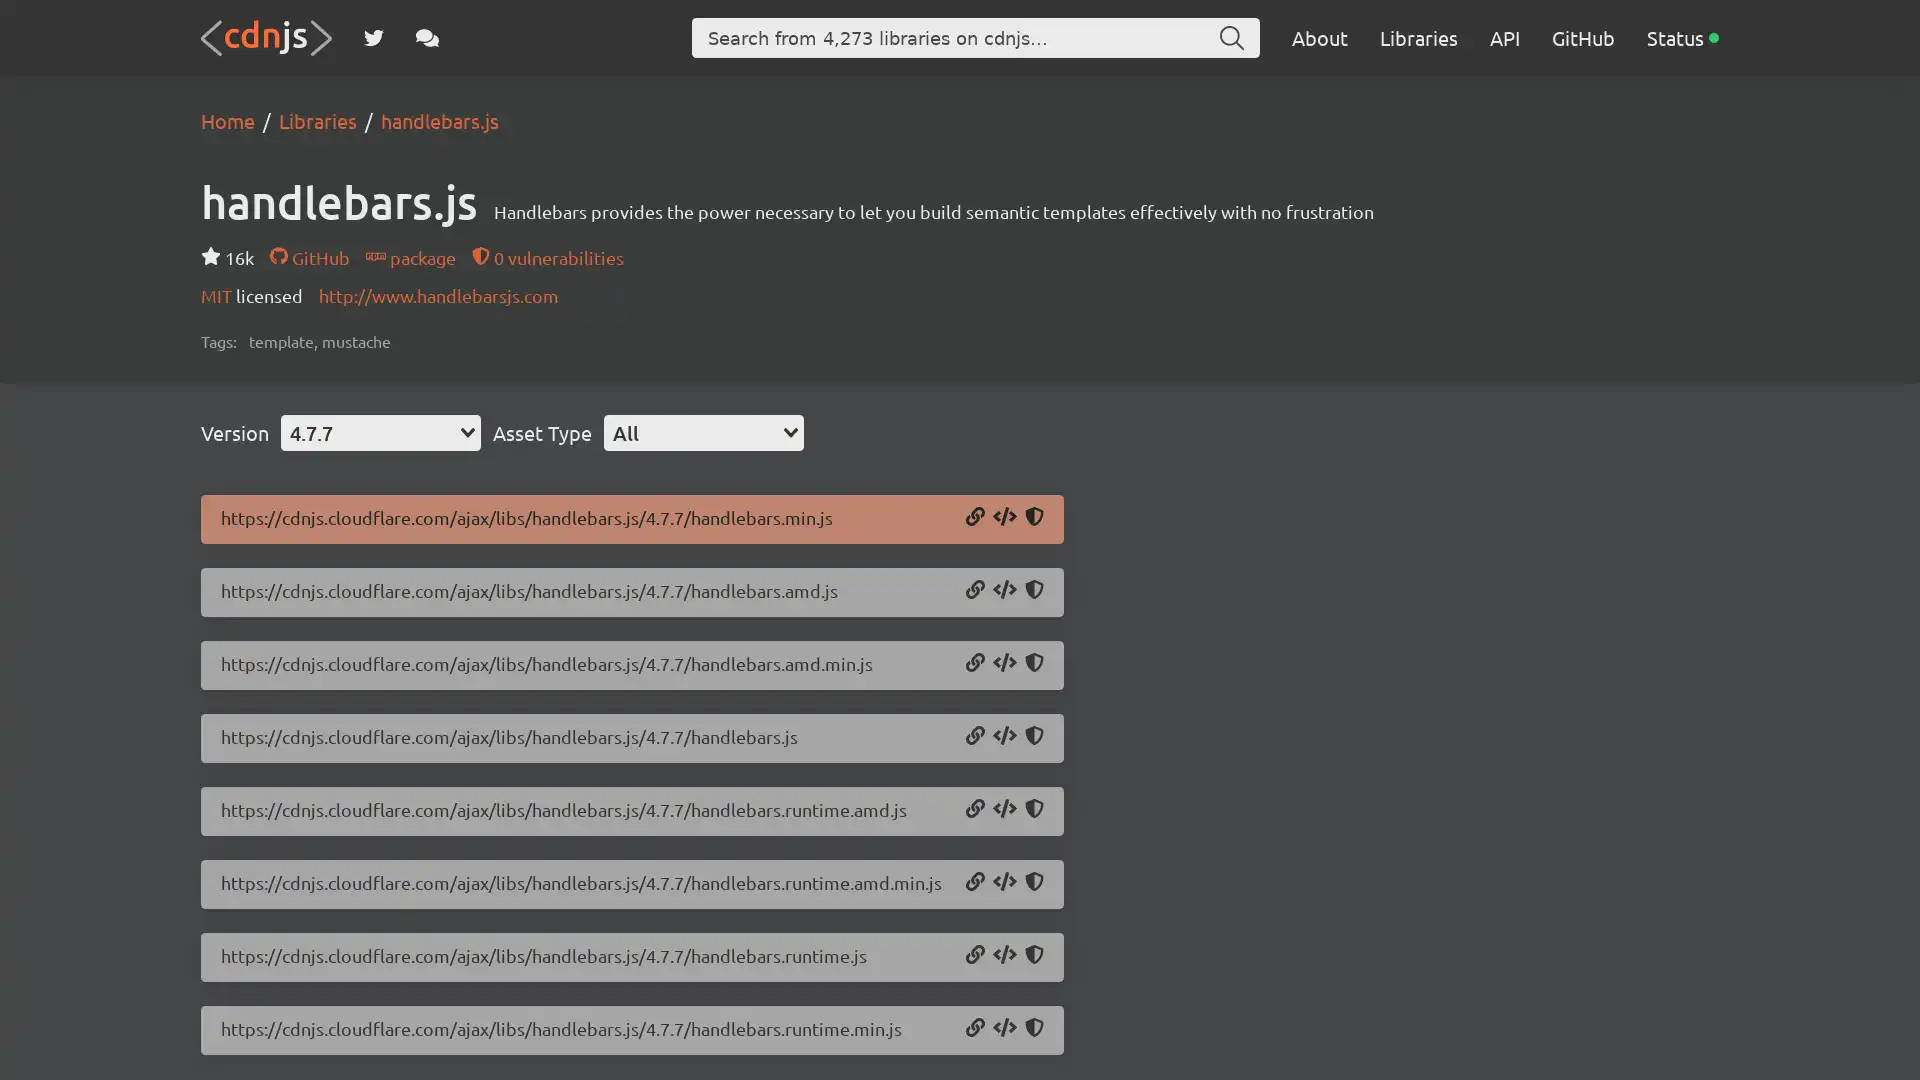 Image resolution: width=1920 pixels, height=1080 pixels. Describe the element at coordinates (1034, 810) in the screenshot. I see `Copy SRI Hash` at that location.